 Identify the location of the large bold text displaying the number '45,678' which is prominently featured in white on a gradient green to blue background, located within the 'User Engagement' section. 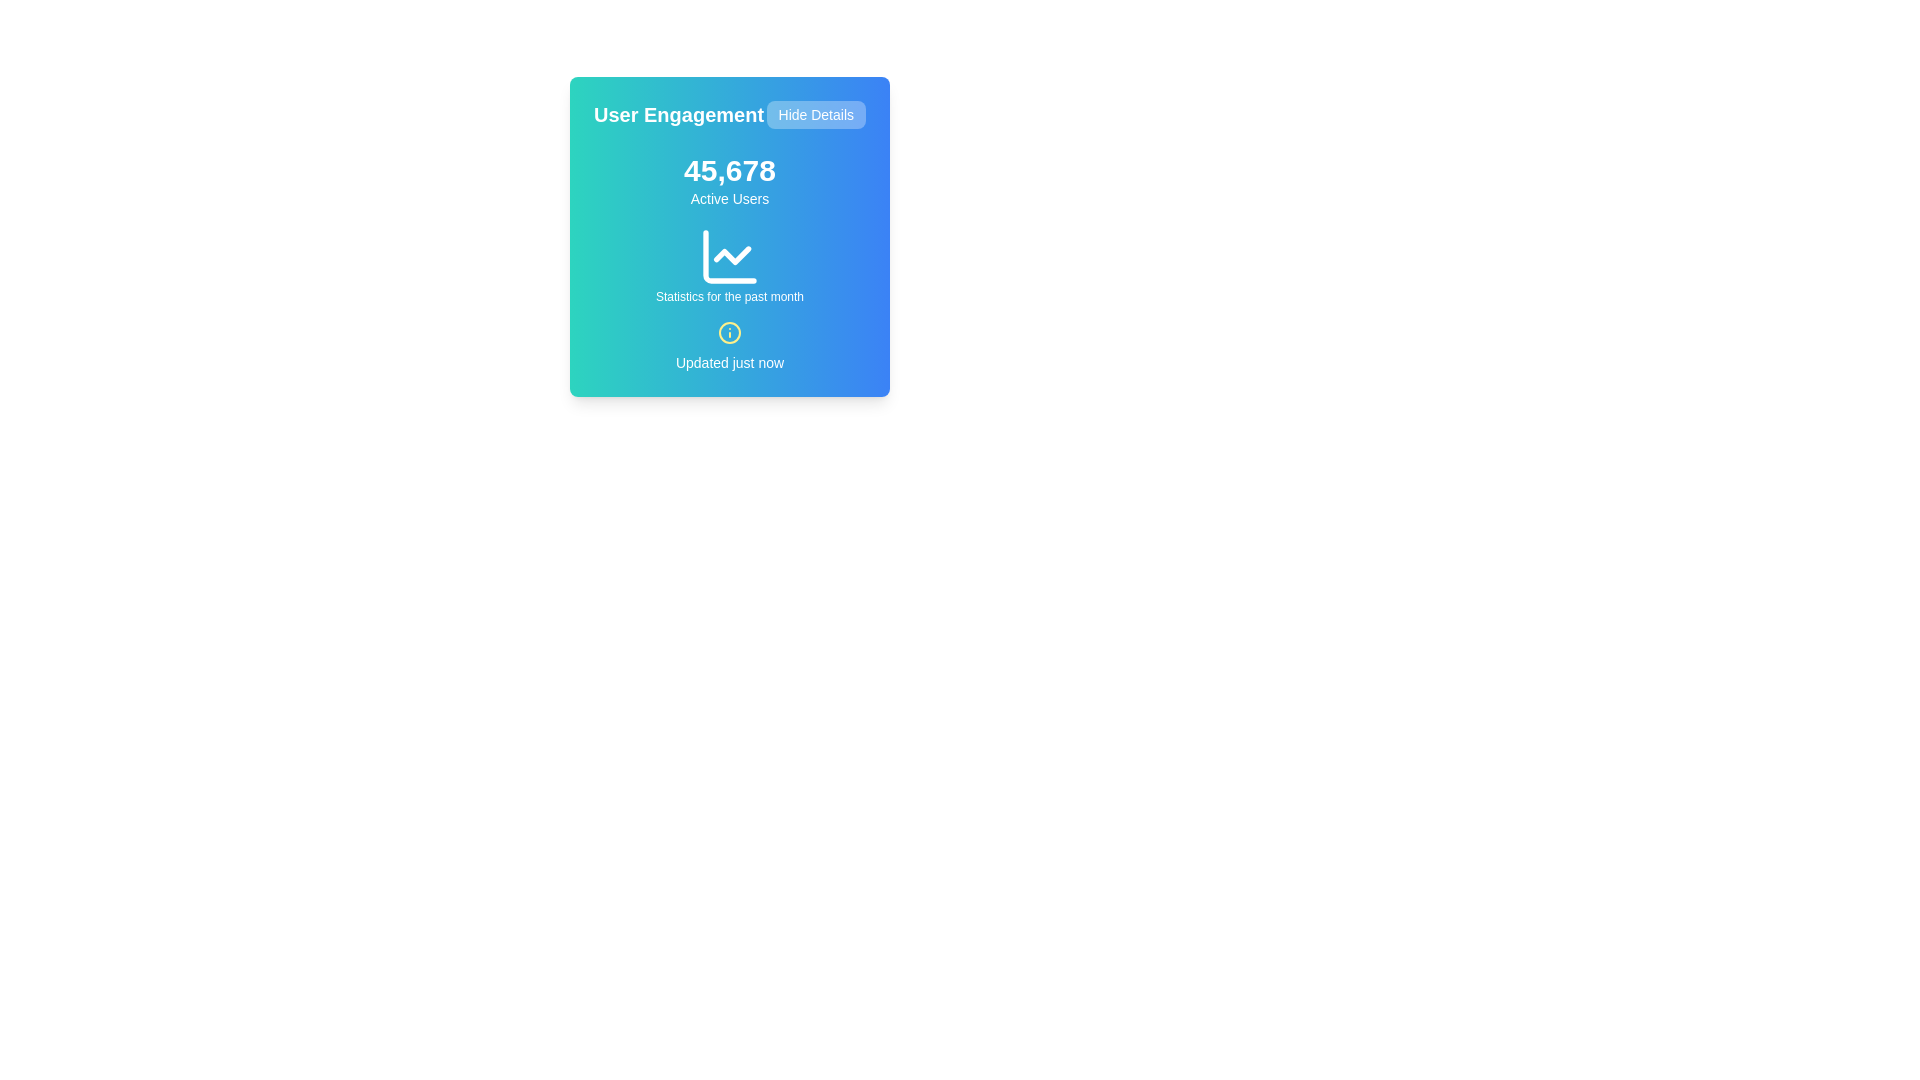
(728, 169).